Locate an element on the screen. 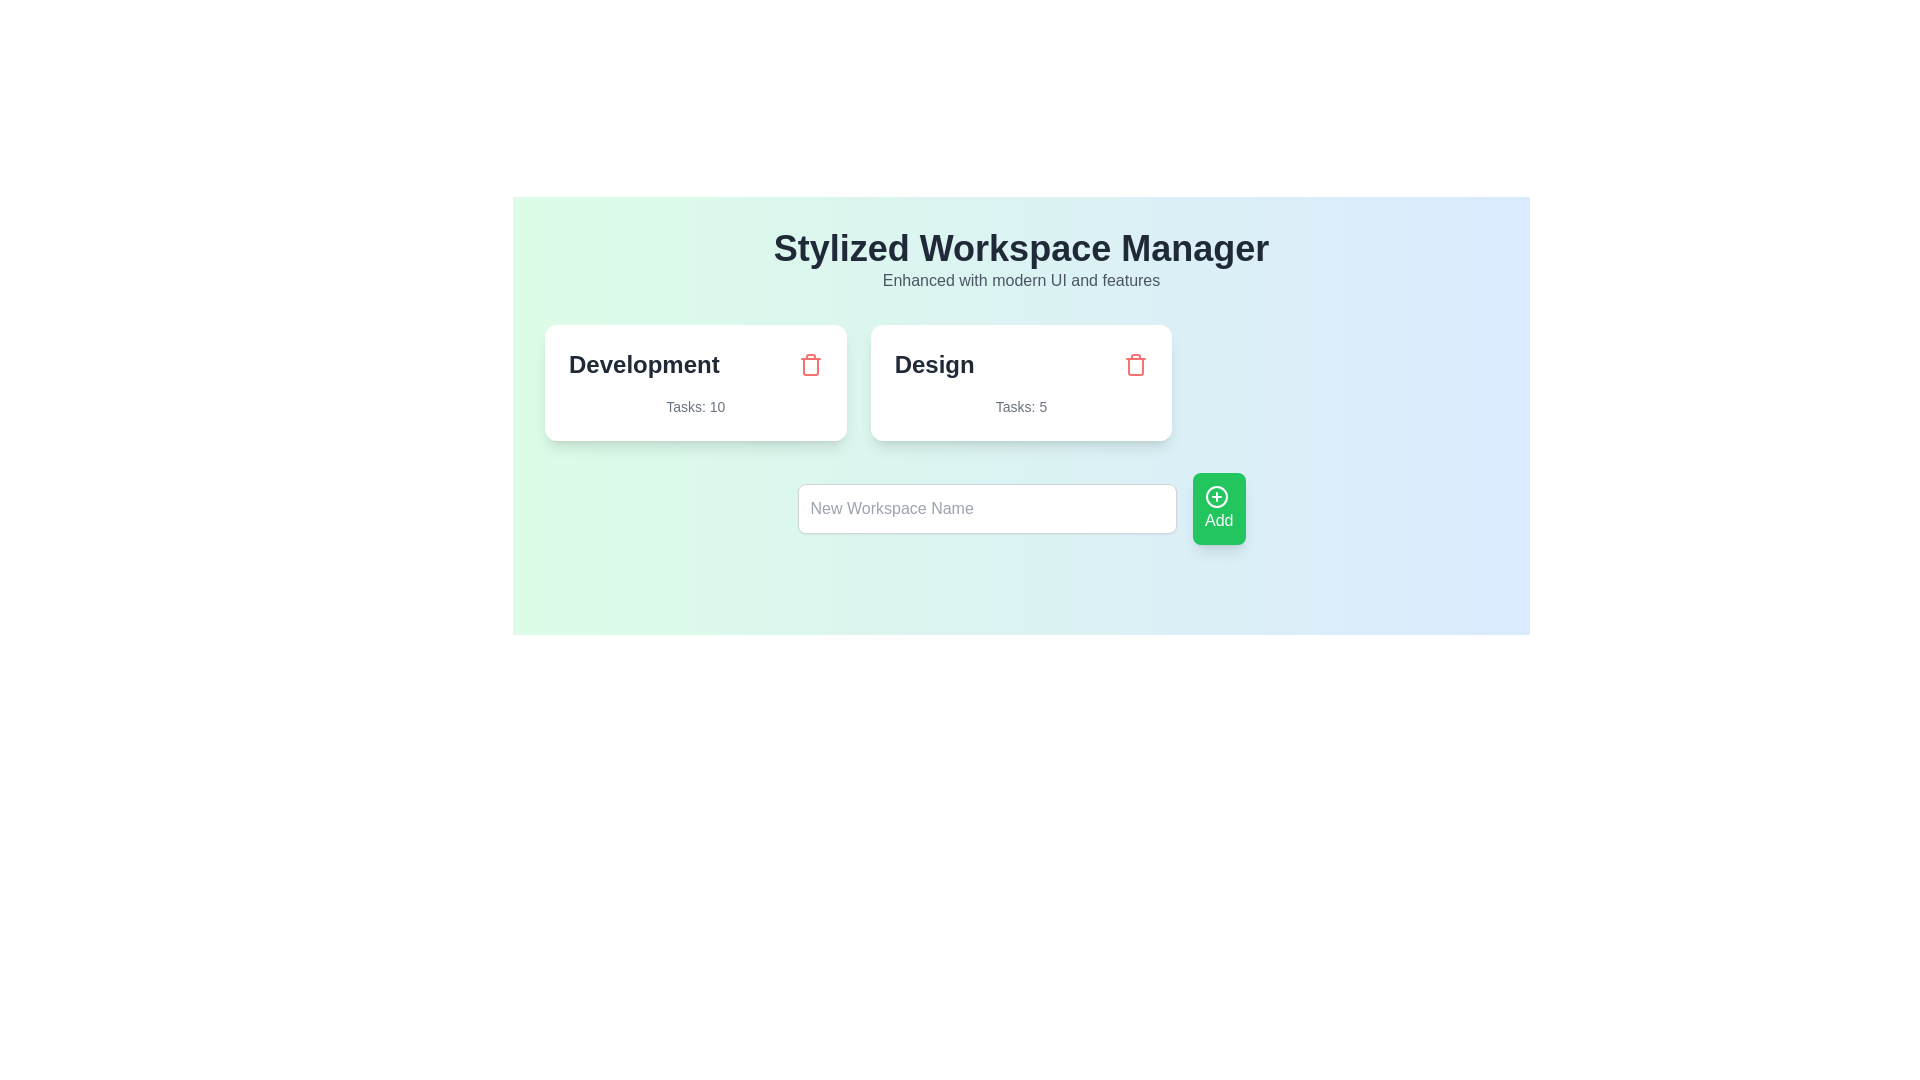  the circular icon with a plus symbol on a green button labeled 'Add' to initiate the add action is located at coordinates (1216, 496).